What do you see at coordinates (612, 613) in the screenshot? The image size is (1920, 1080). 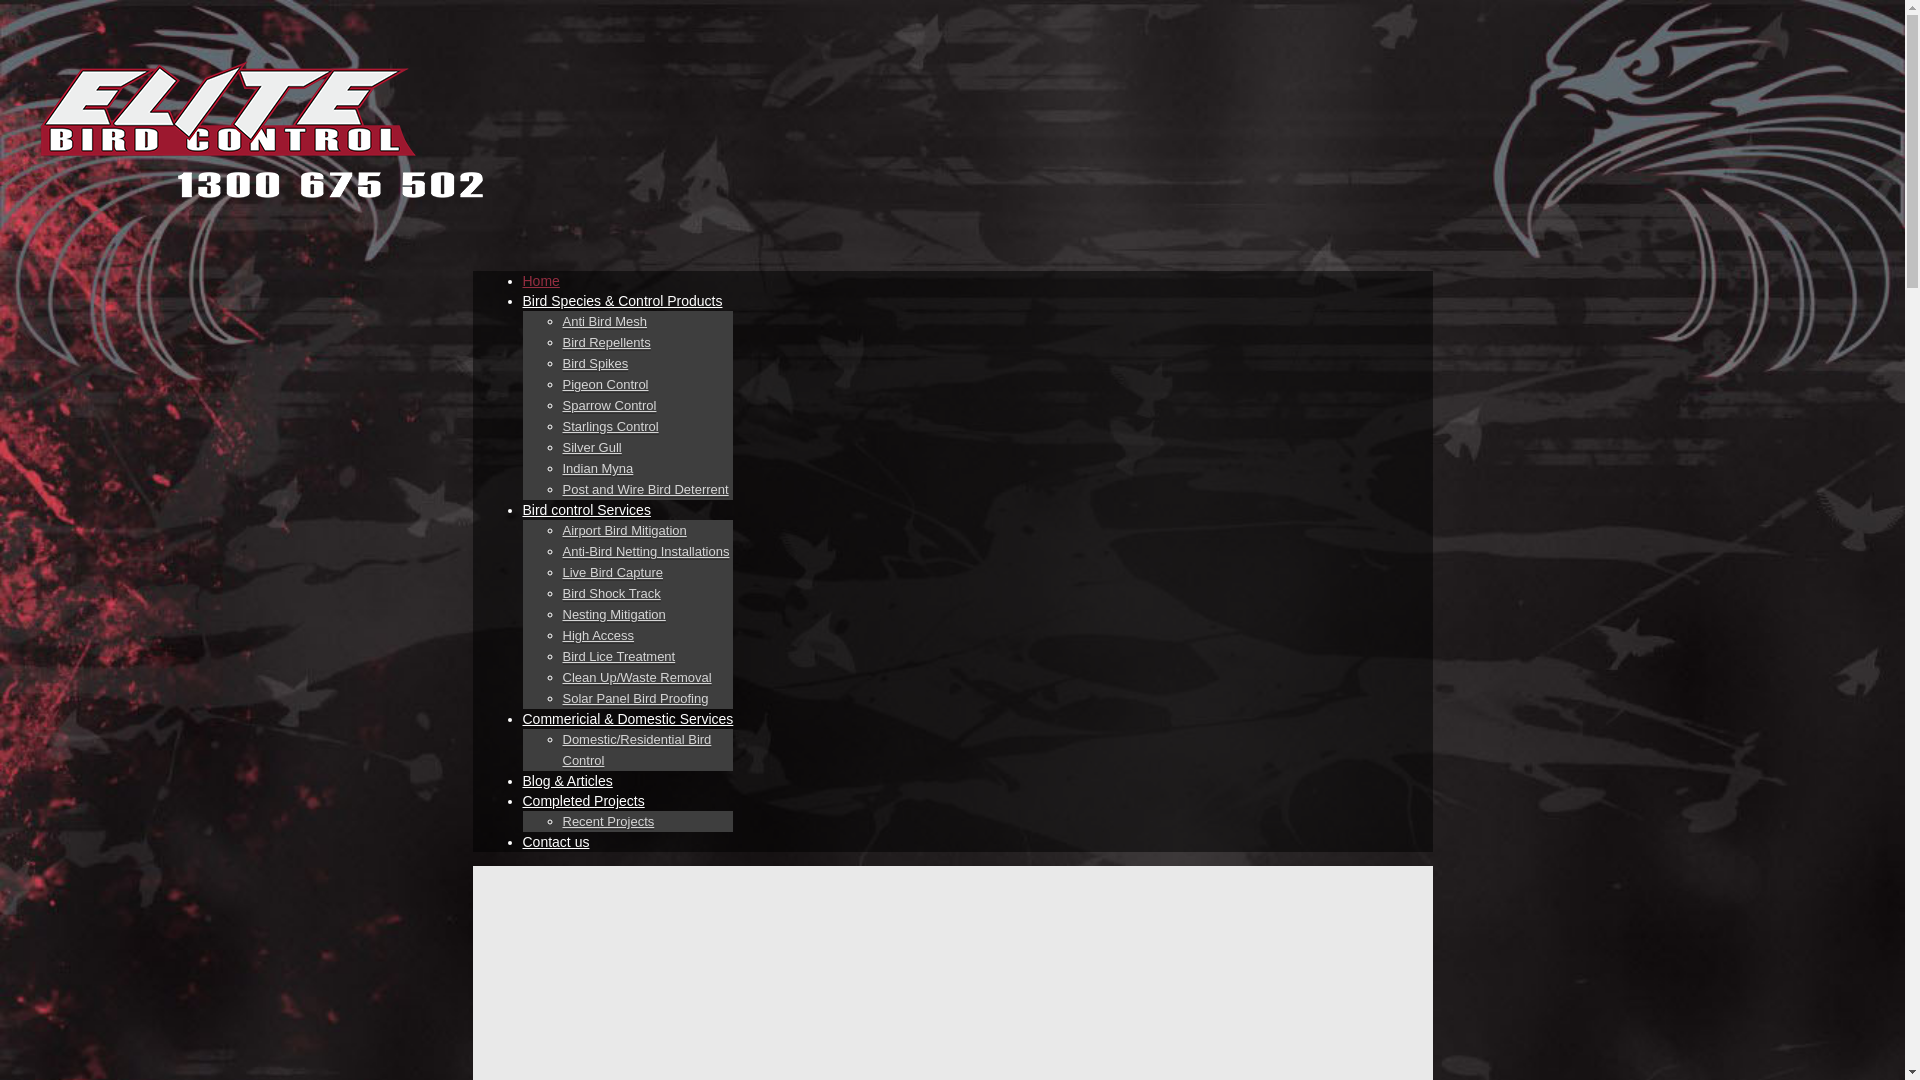 I see `'Nesting Mitigation'` at bounding box center [612, 613].